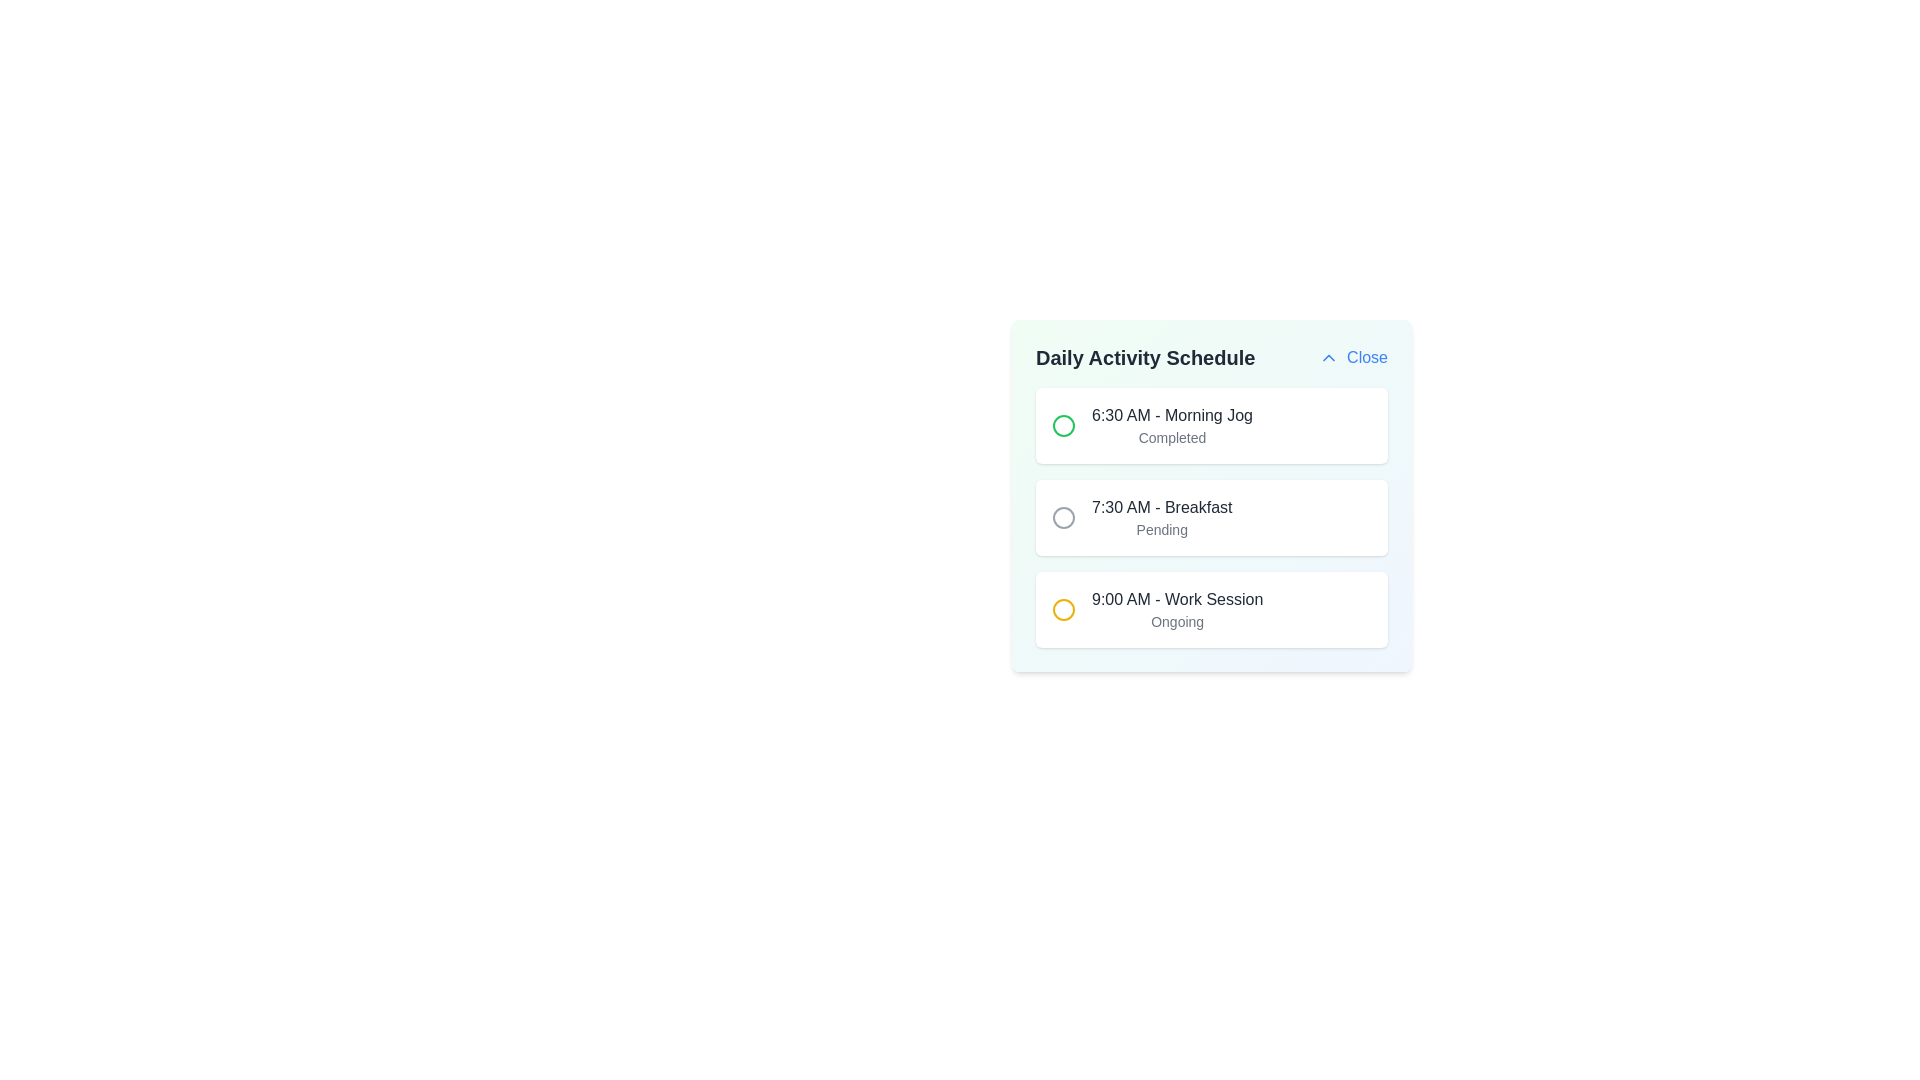  Describe the element at coordinates (1063, 516) in the screenshot. I see `the circular gray icon positioned at the start of the list entry for '7:30 AM - Breakfast Pending' within the 'Daily Activity Schedule' panel to check its status indication` at that location.